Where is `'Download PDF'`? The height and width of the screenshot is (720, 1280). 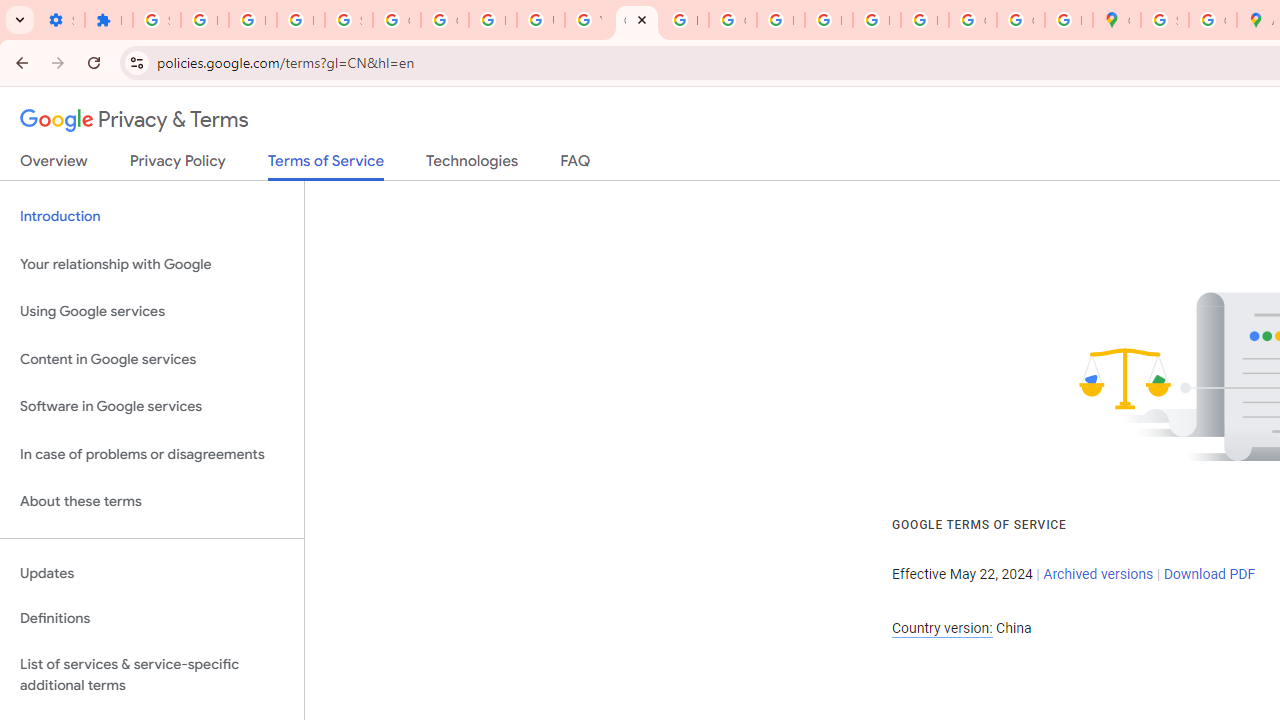
'Download PDF' is located at coordinates (1208, 574).